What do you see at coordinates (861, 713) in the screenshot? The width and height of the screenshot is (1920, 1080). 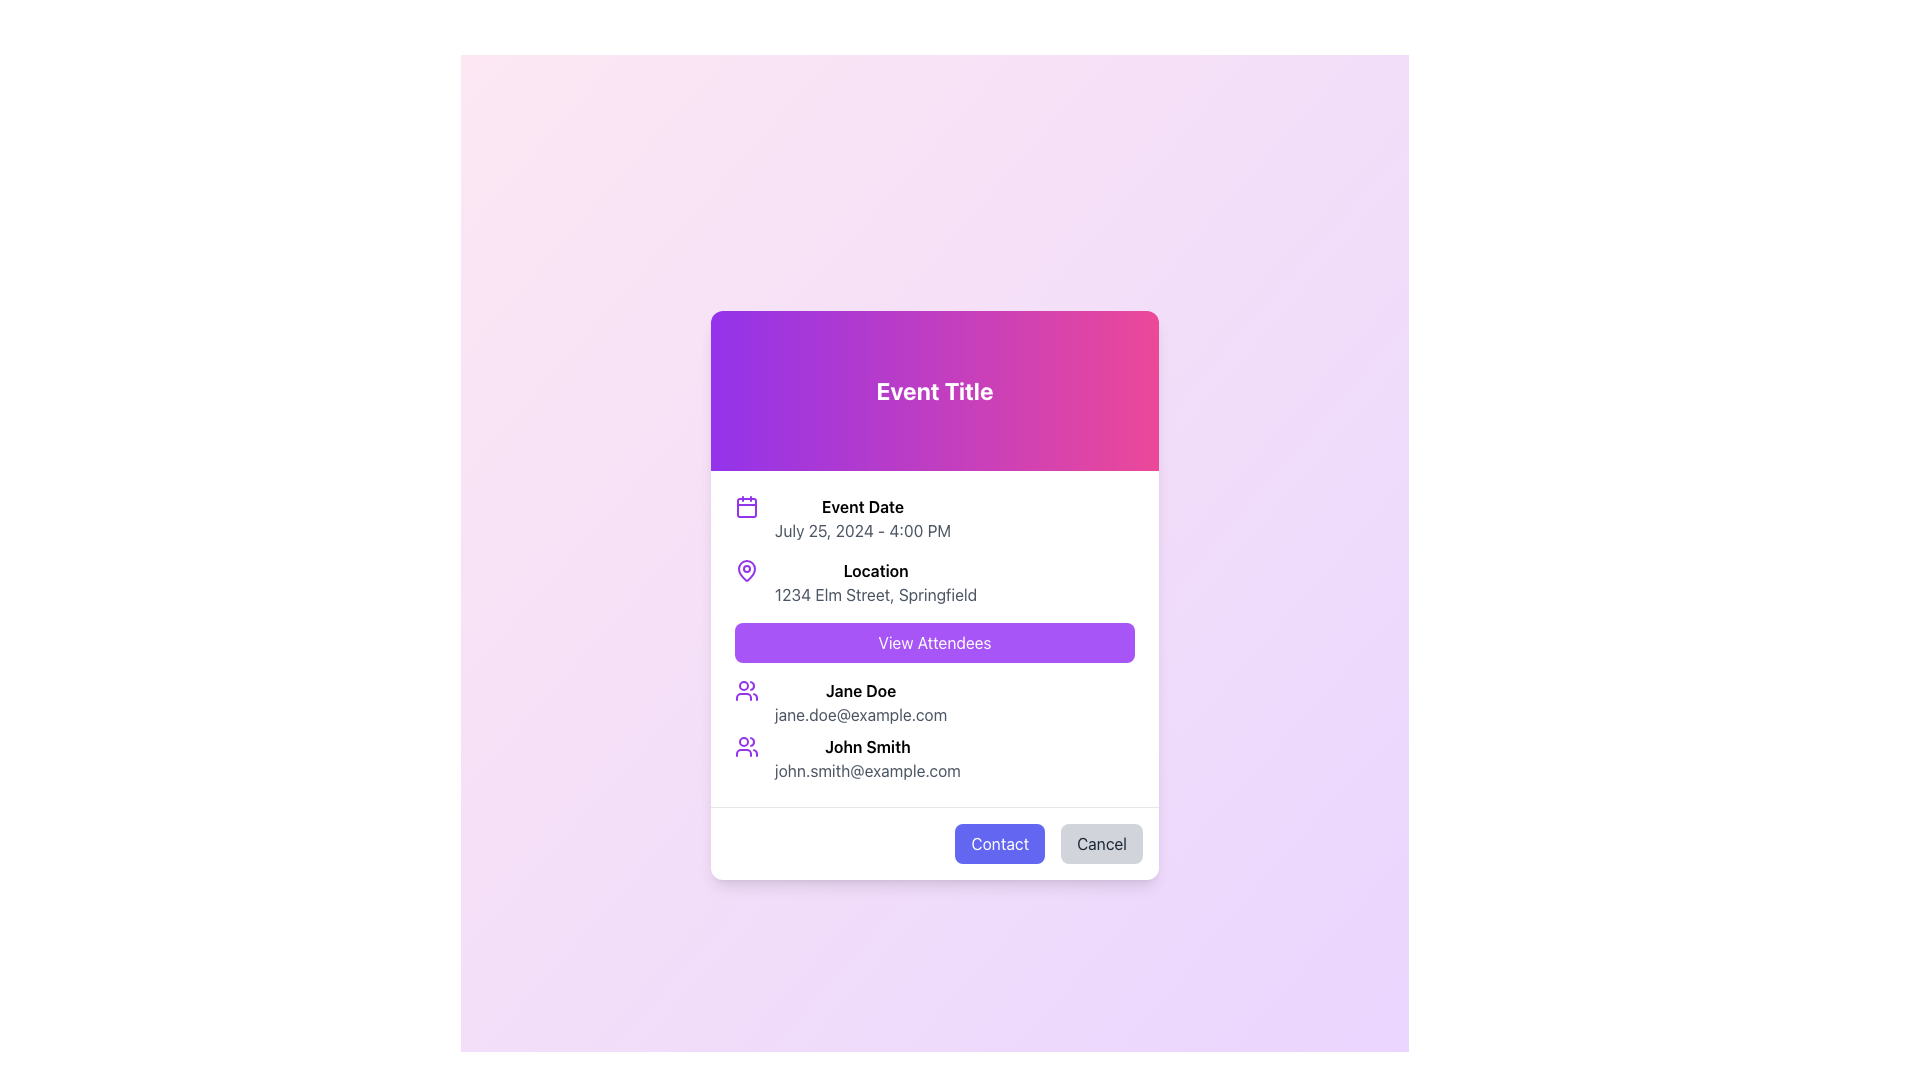 I see `the static text displaying the email address associated with 'Jane Doe', located in the lower part of the dialog box beneath the name text` at bounding box center [861, 713].